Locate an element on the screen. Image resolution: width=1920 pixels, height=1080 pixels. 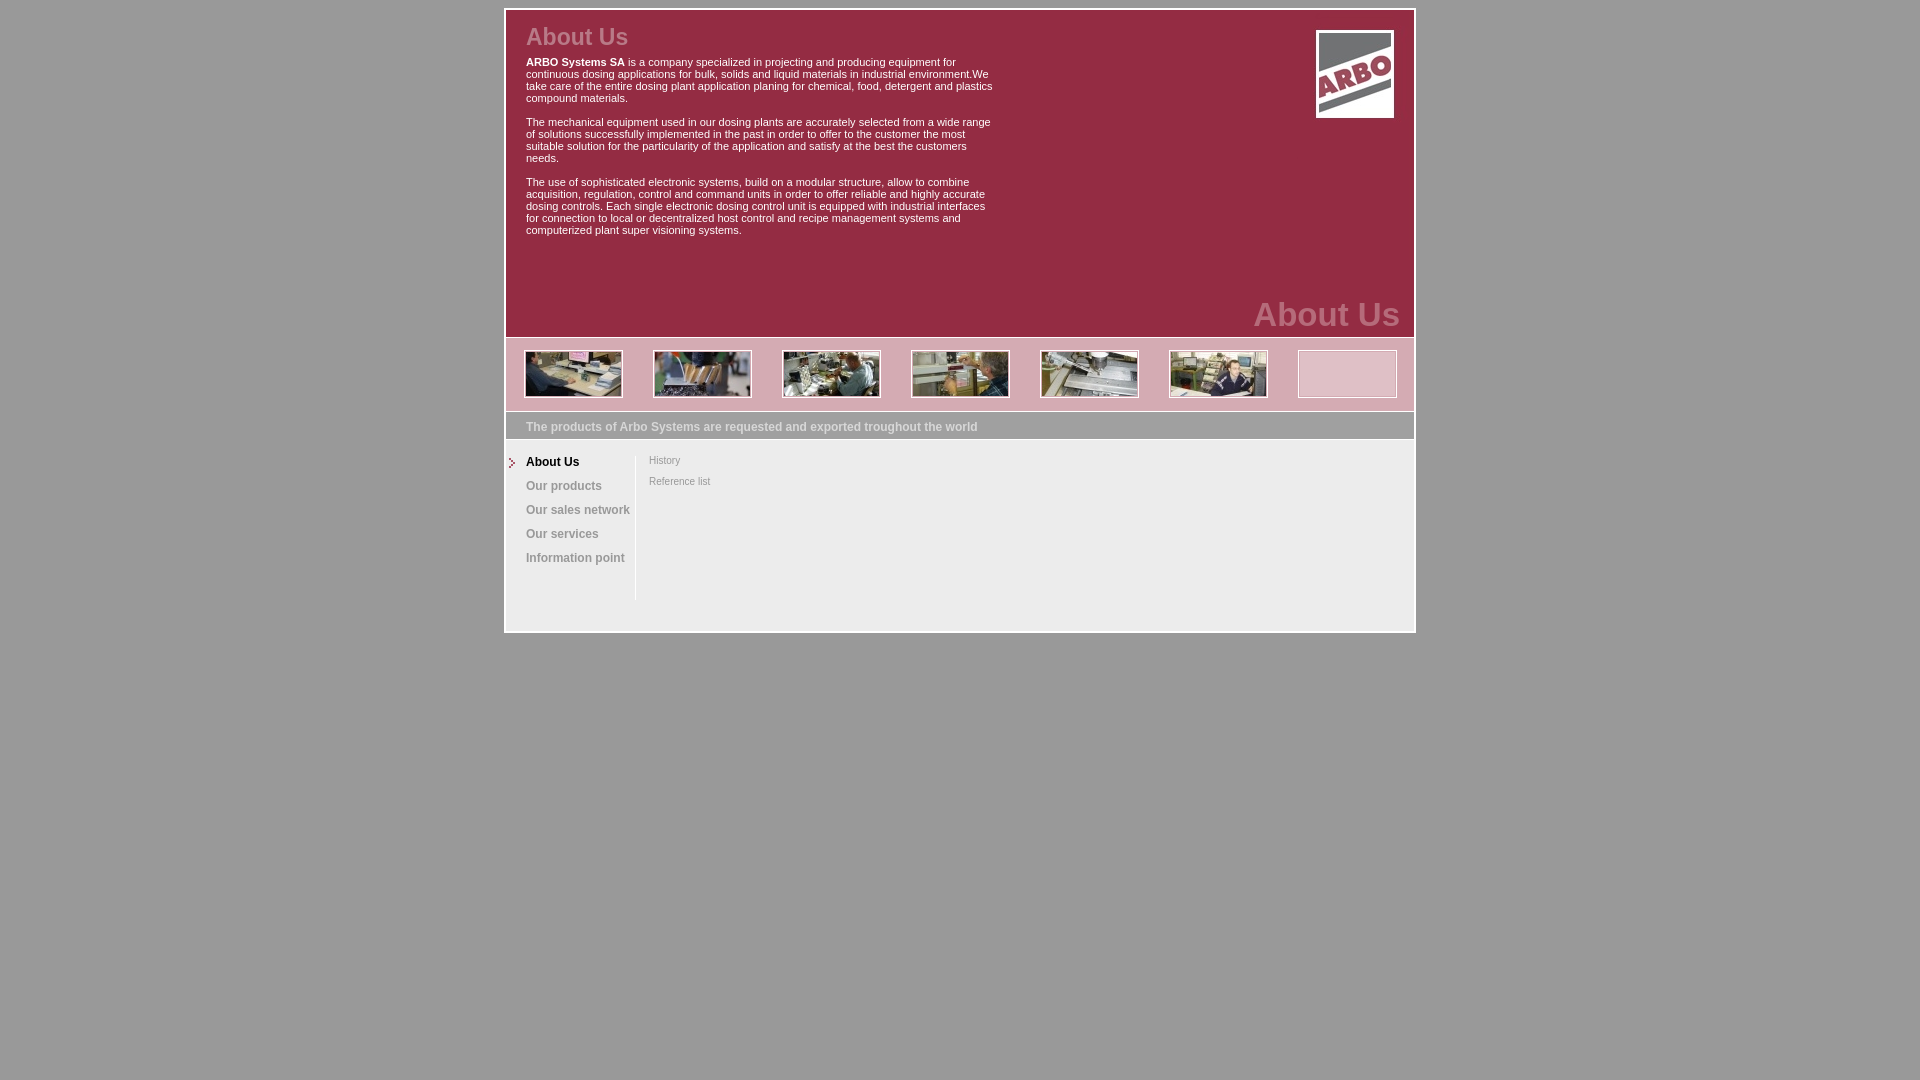
'Information point' is located at coordinates (569, 558).